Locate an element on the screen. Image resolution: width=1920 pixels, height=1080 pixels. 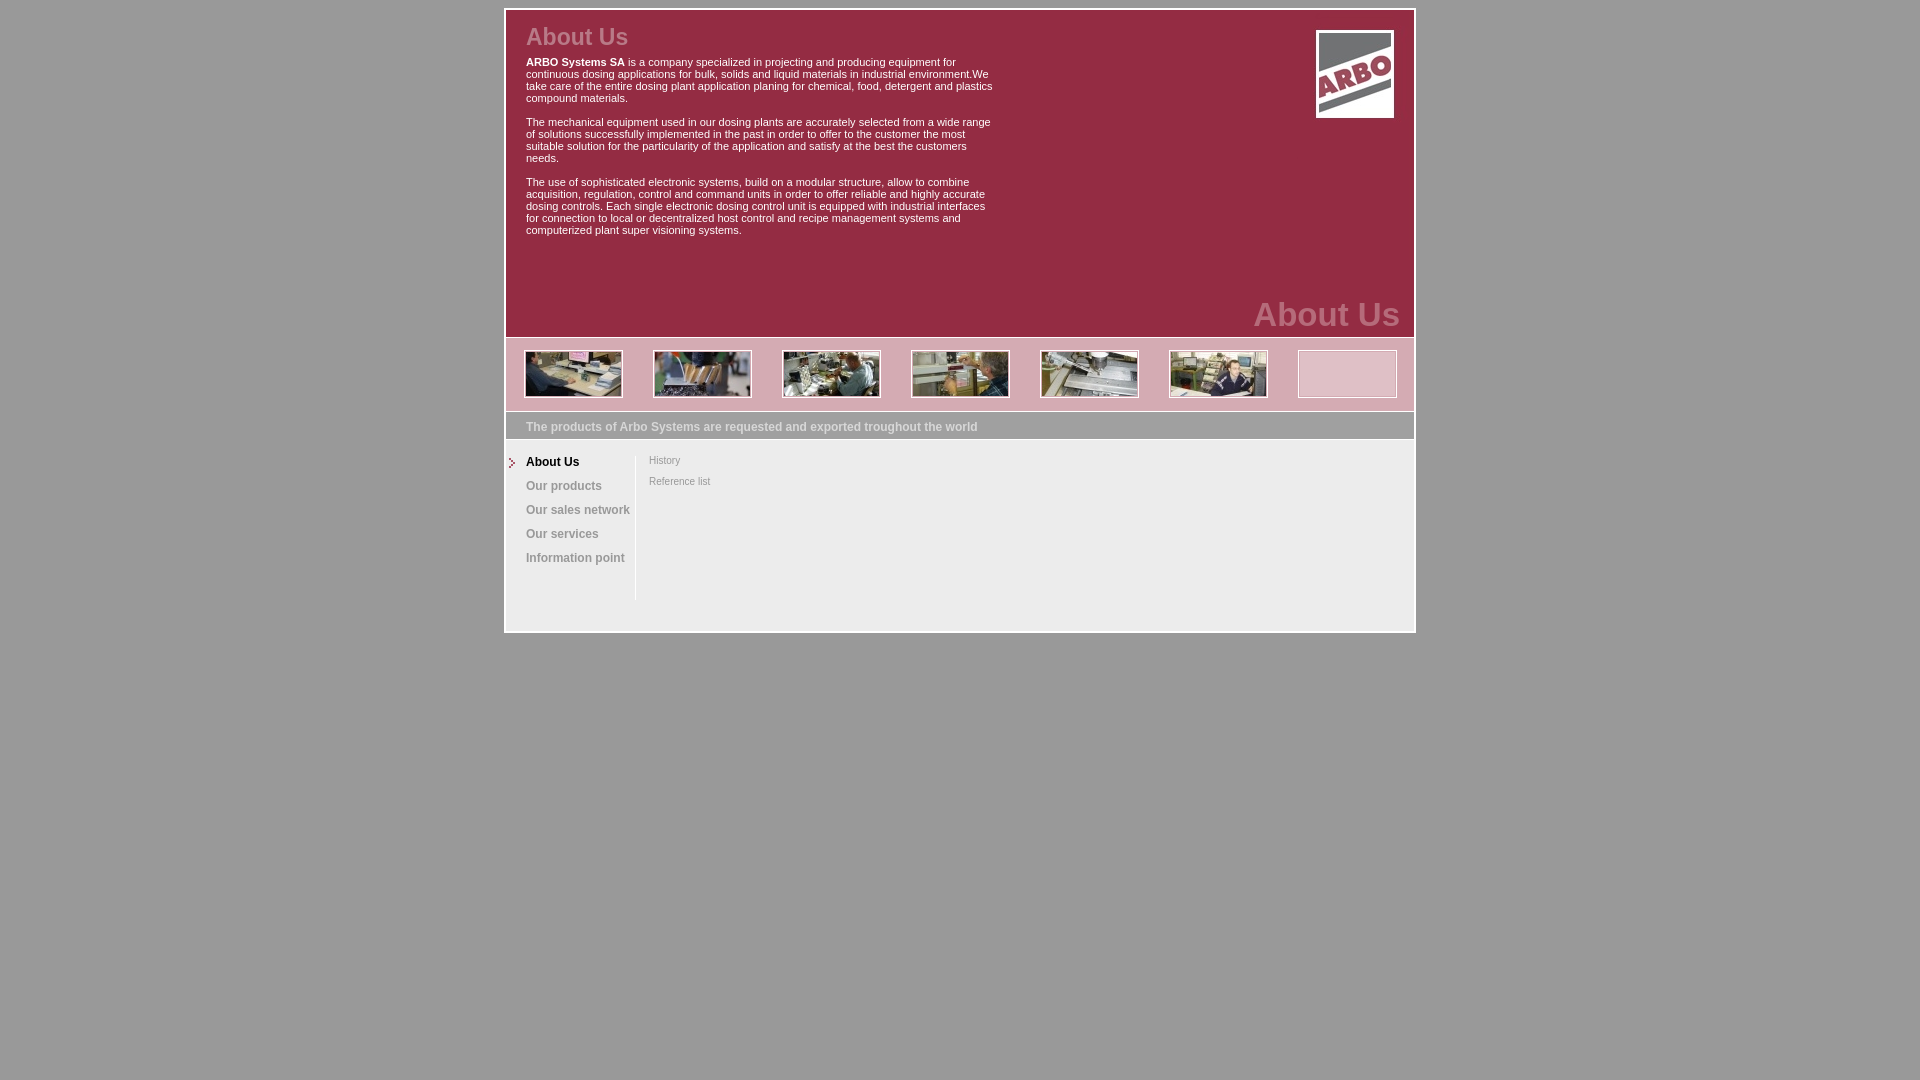
'Information point' is located at coordinates (569, 558).